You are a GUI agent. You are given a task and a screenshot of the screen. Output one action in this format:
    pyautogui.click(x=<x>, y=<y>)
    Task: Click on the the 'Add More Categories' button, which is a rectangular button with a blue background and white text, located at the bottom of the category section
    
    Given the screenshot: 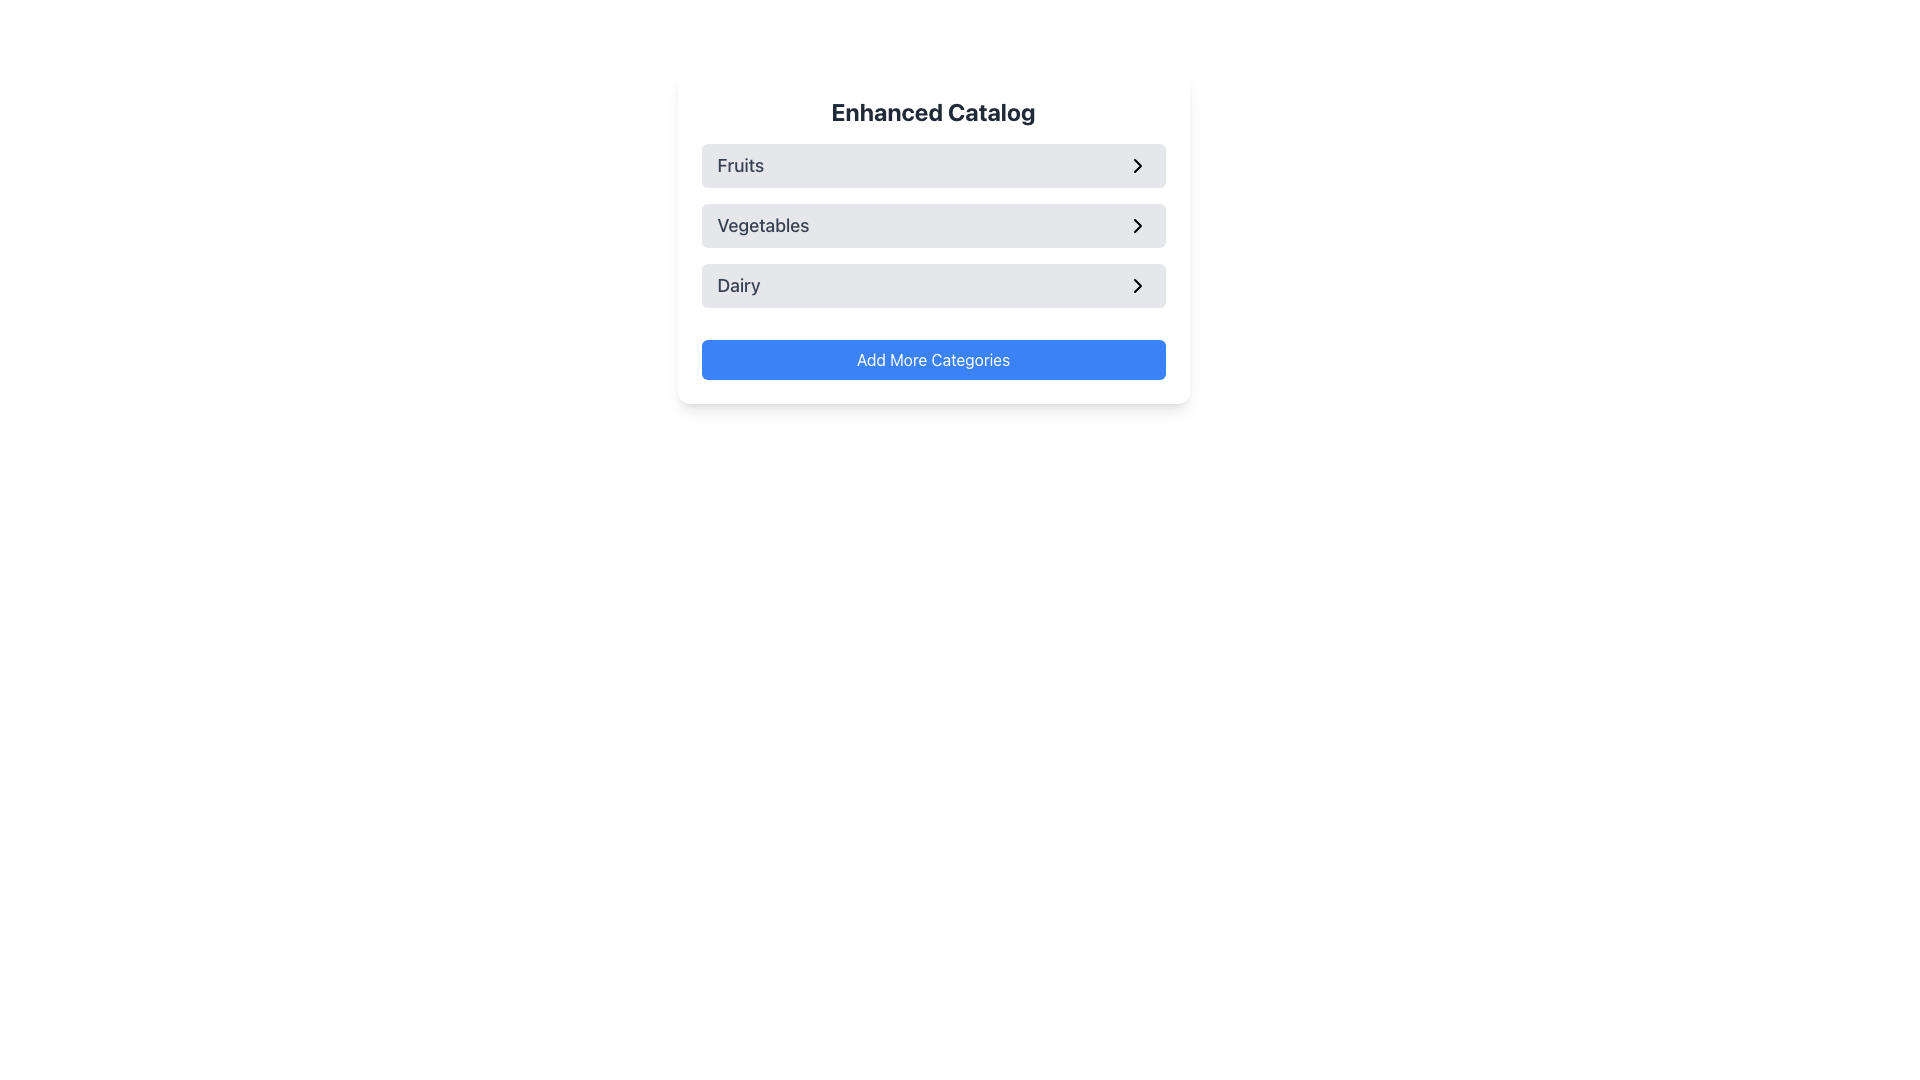 What is the action you would take?
    pyautogui.click(x=932, y=358)
    